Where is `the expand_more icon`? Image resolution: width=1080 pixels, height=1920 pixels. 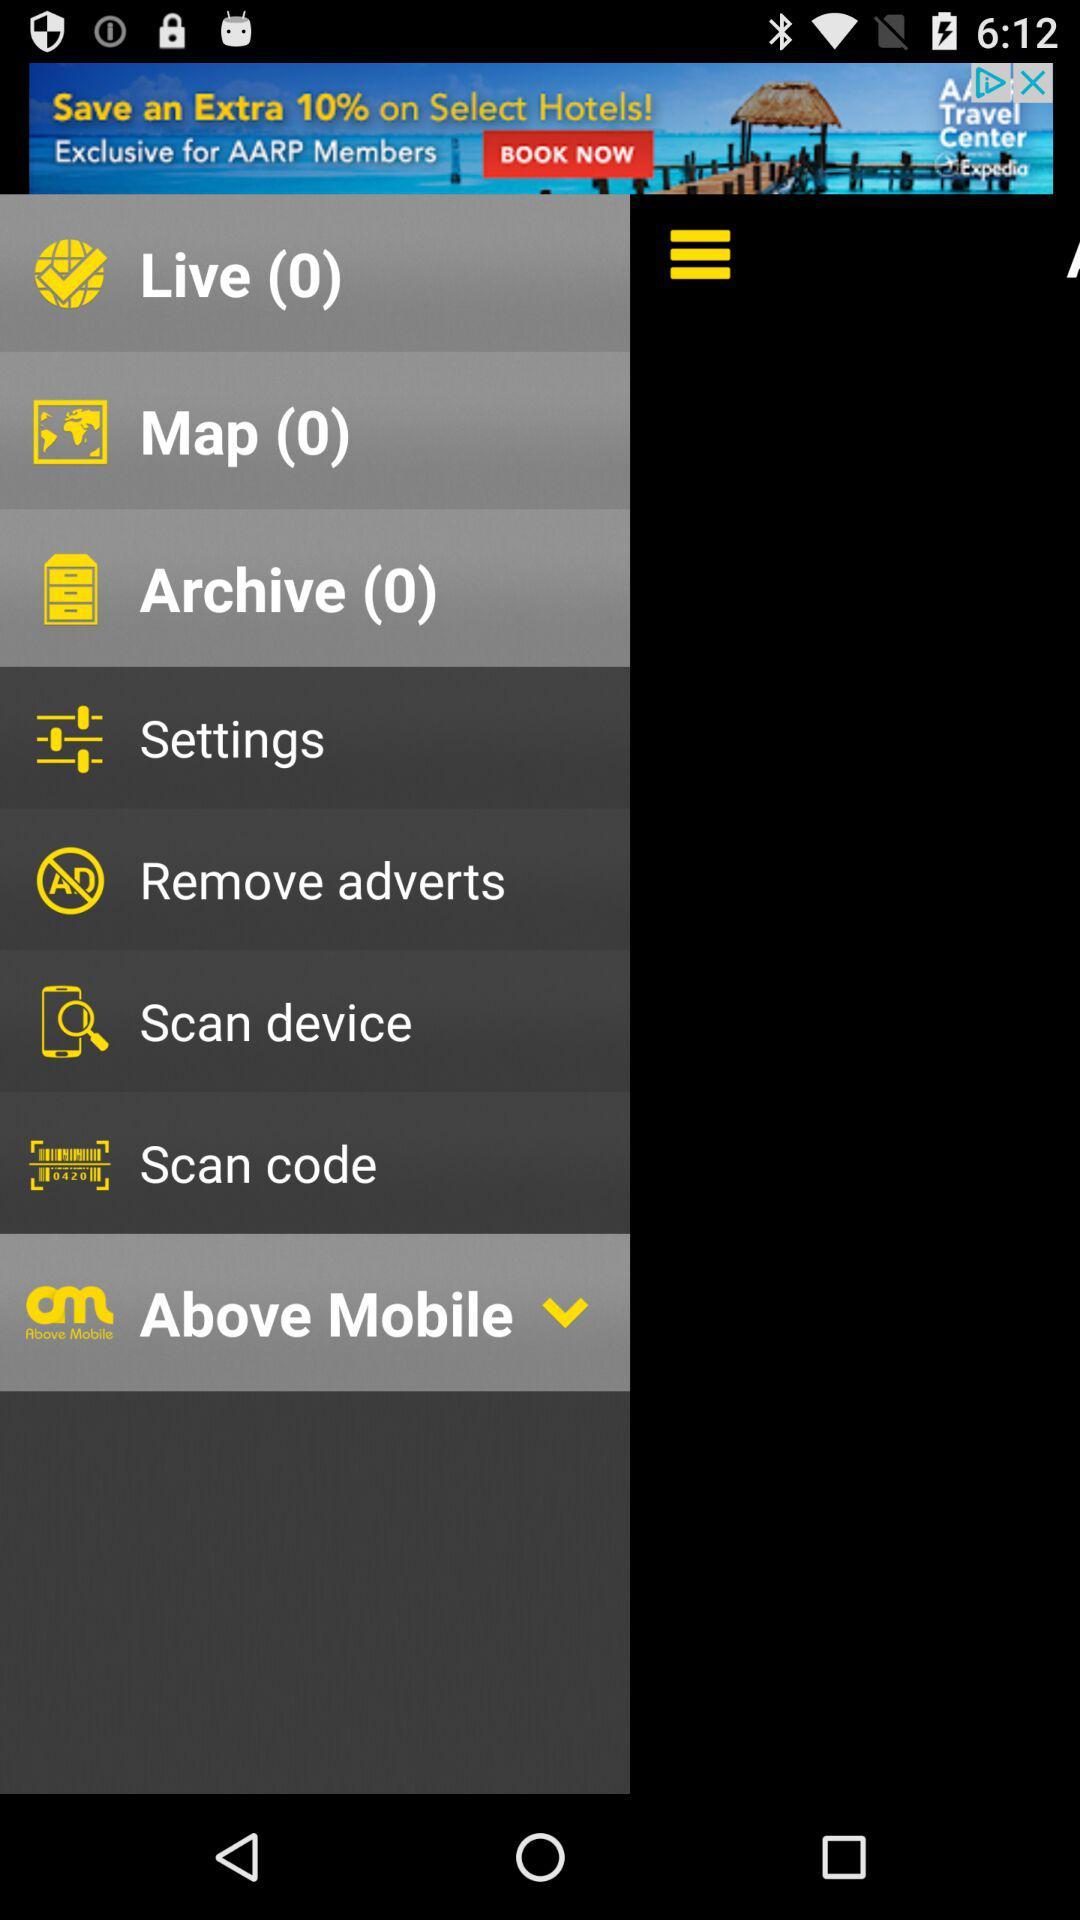
the expand_more icon is located at coordinates (564, 1403).